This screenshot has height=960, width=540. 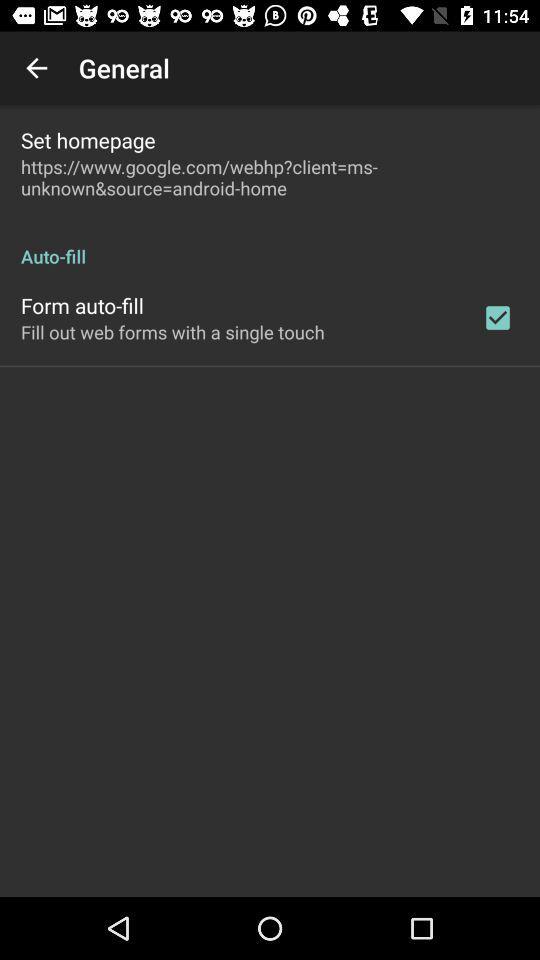 What do you see at coordinates (87, 139) in the screenshot?
I see `set homepage app` at bounding box center [87, 139].